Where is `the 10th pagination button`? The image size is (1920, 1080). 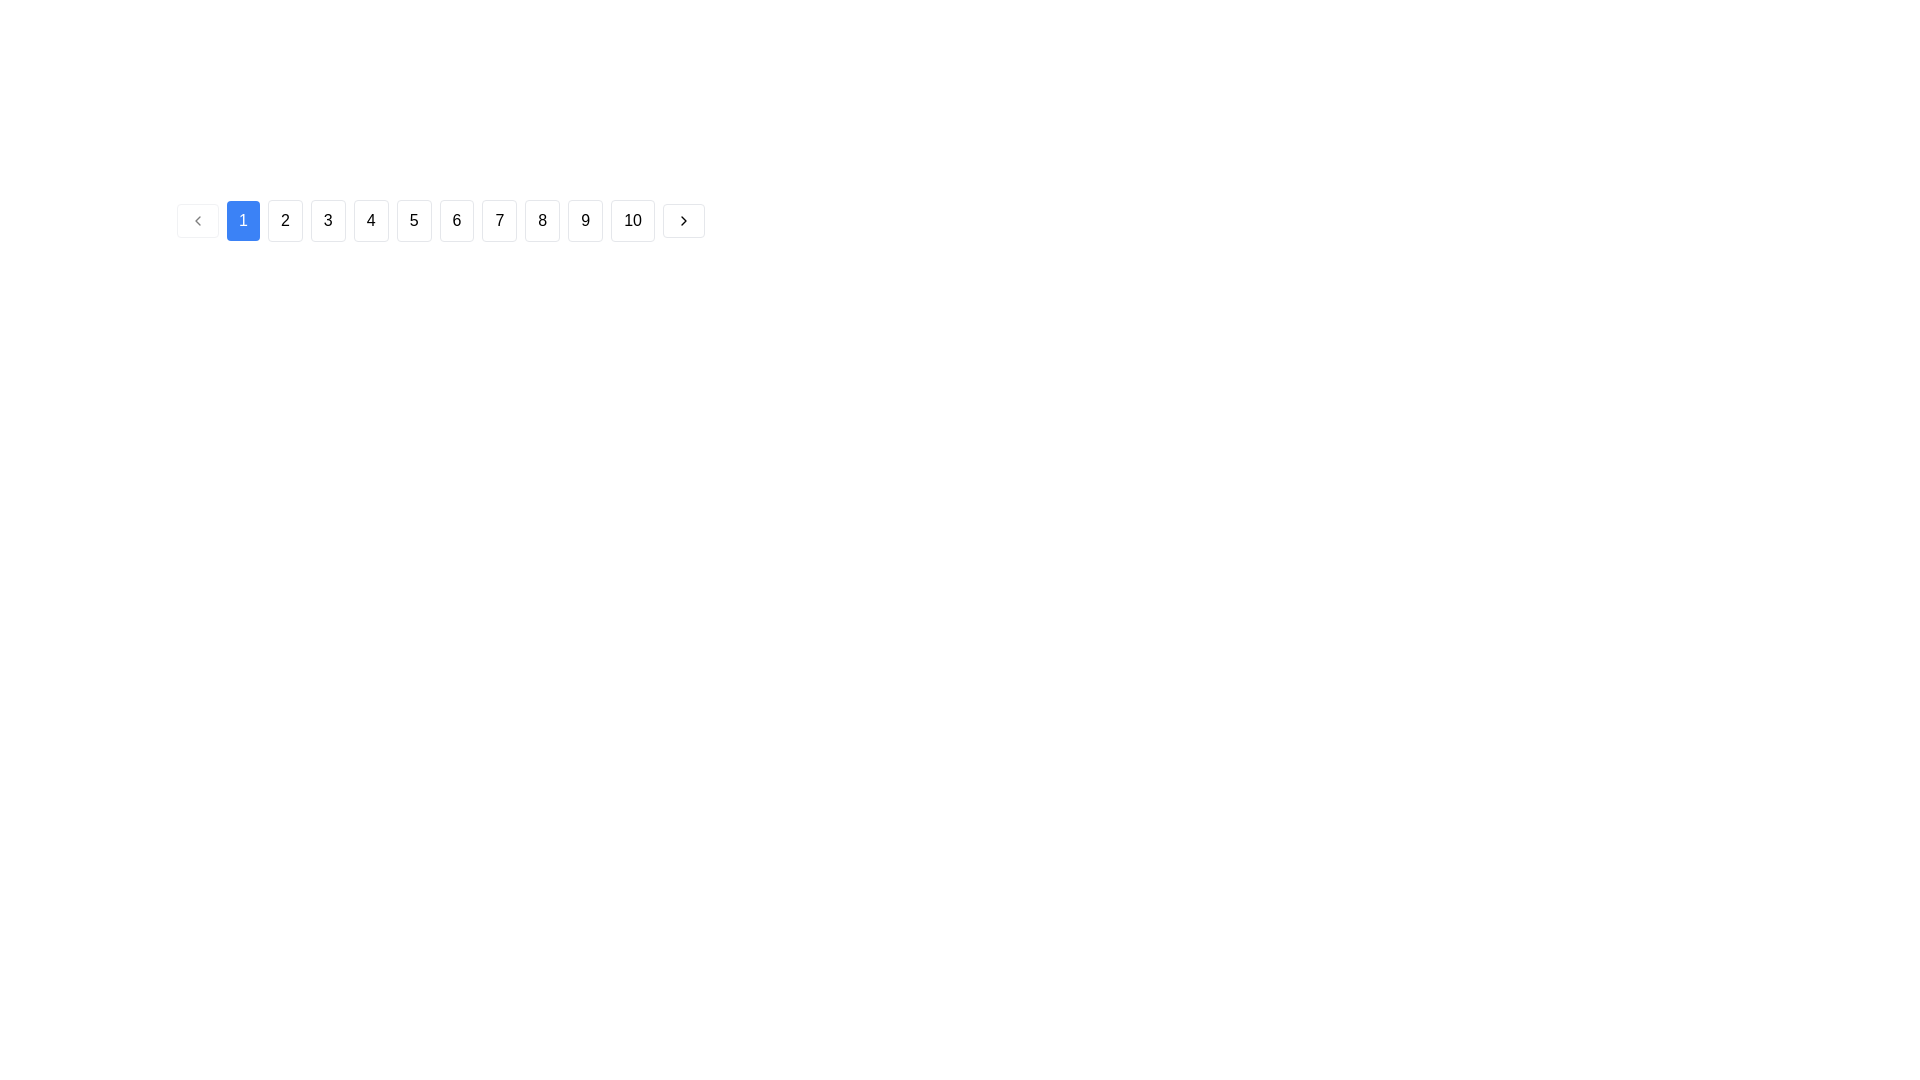 the 10th pagination button is located at coordinates (632, 220).